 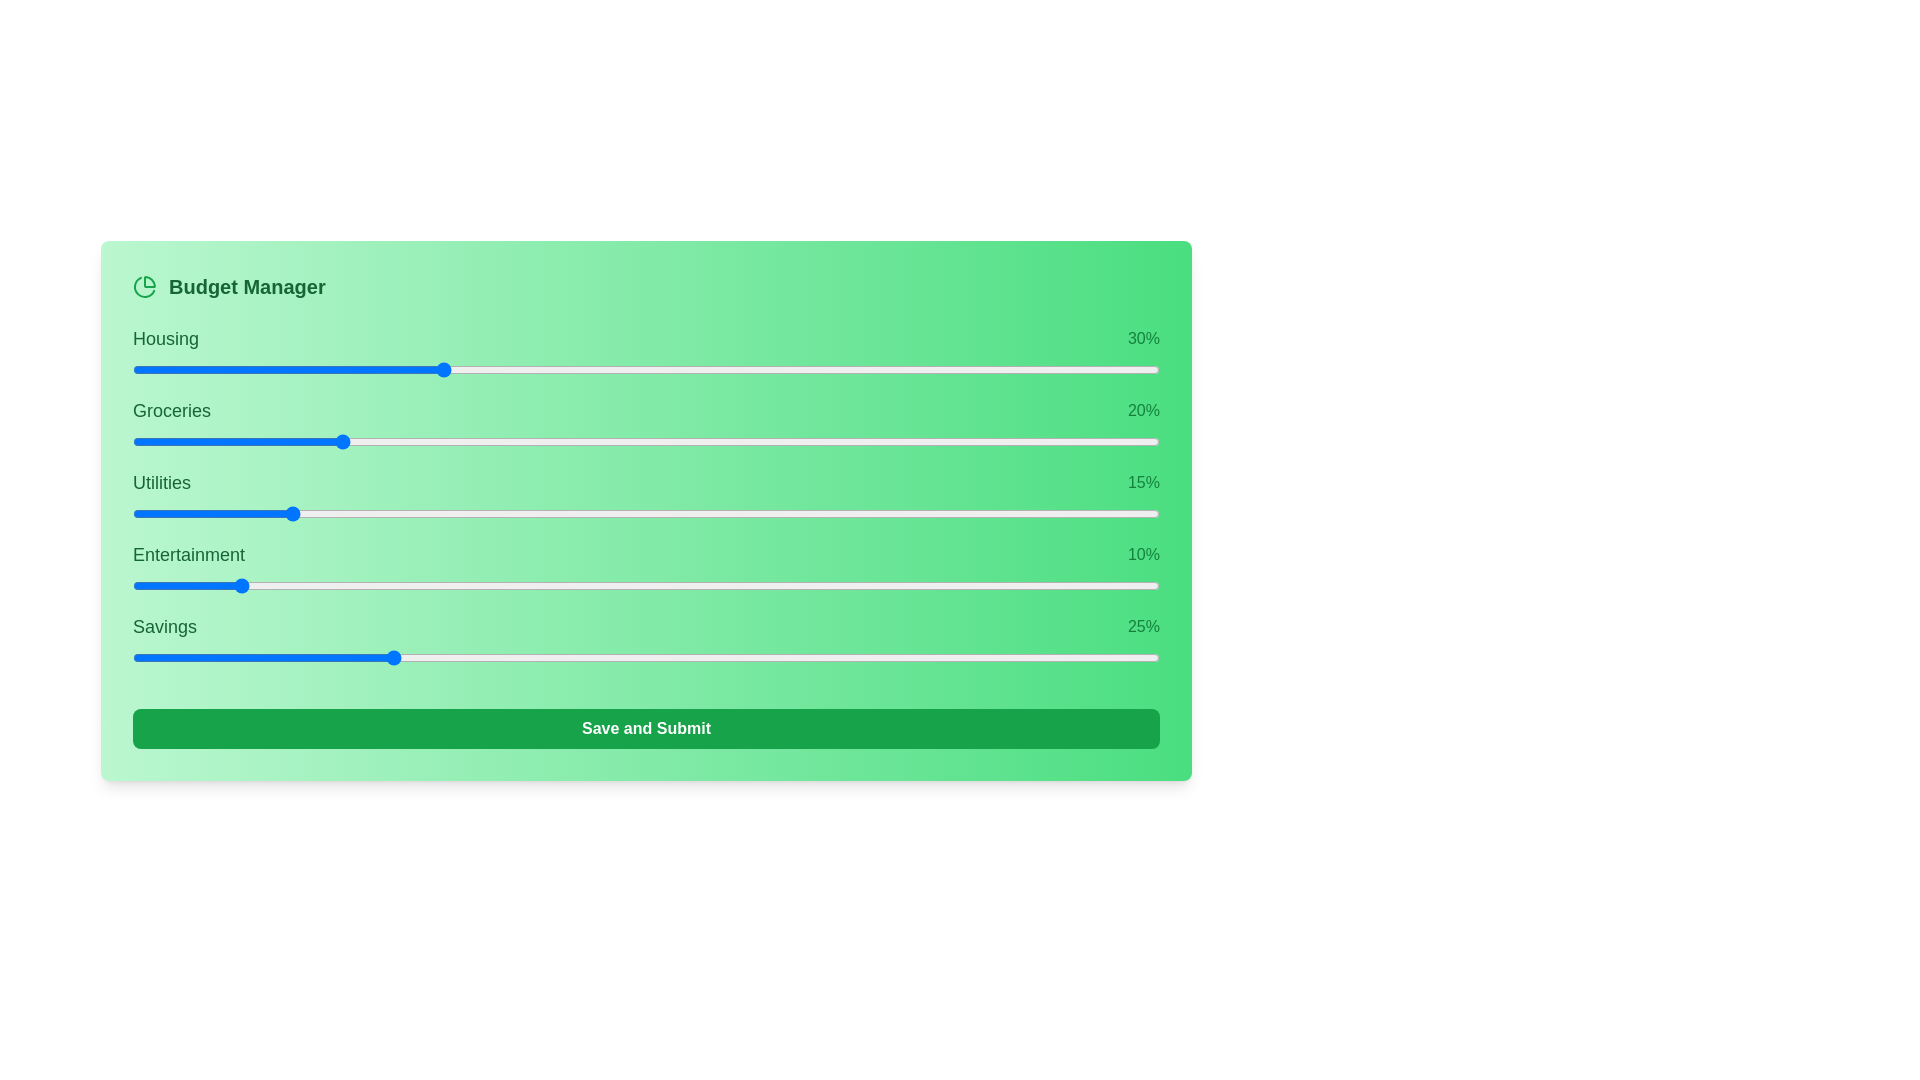 I want to click on the slider for 0 to 62% allocation, so click(x=964, y=370).